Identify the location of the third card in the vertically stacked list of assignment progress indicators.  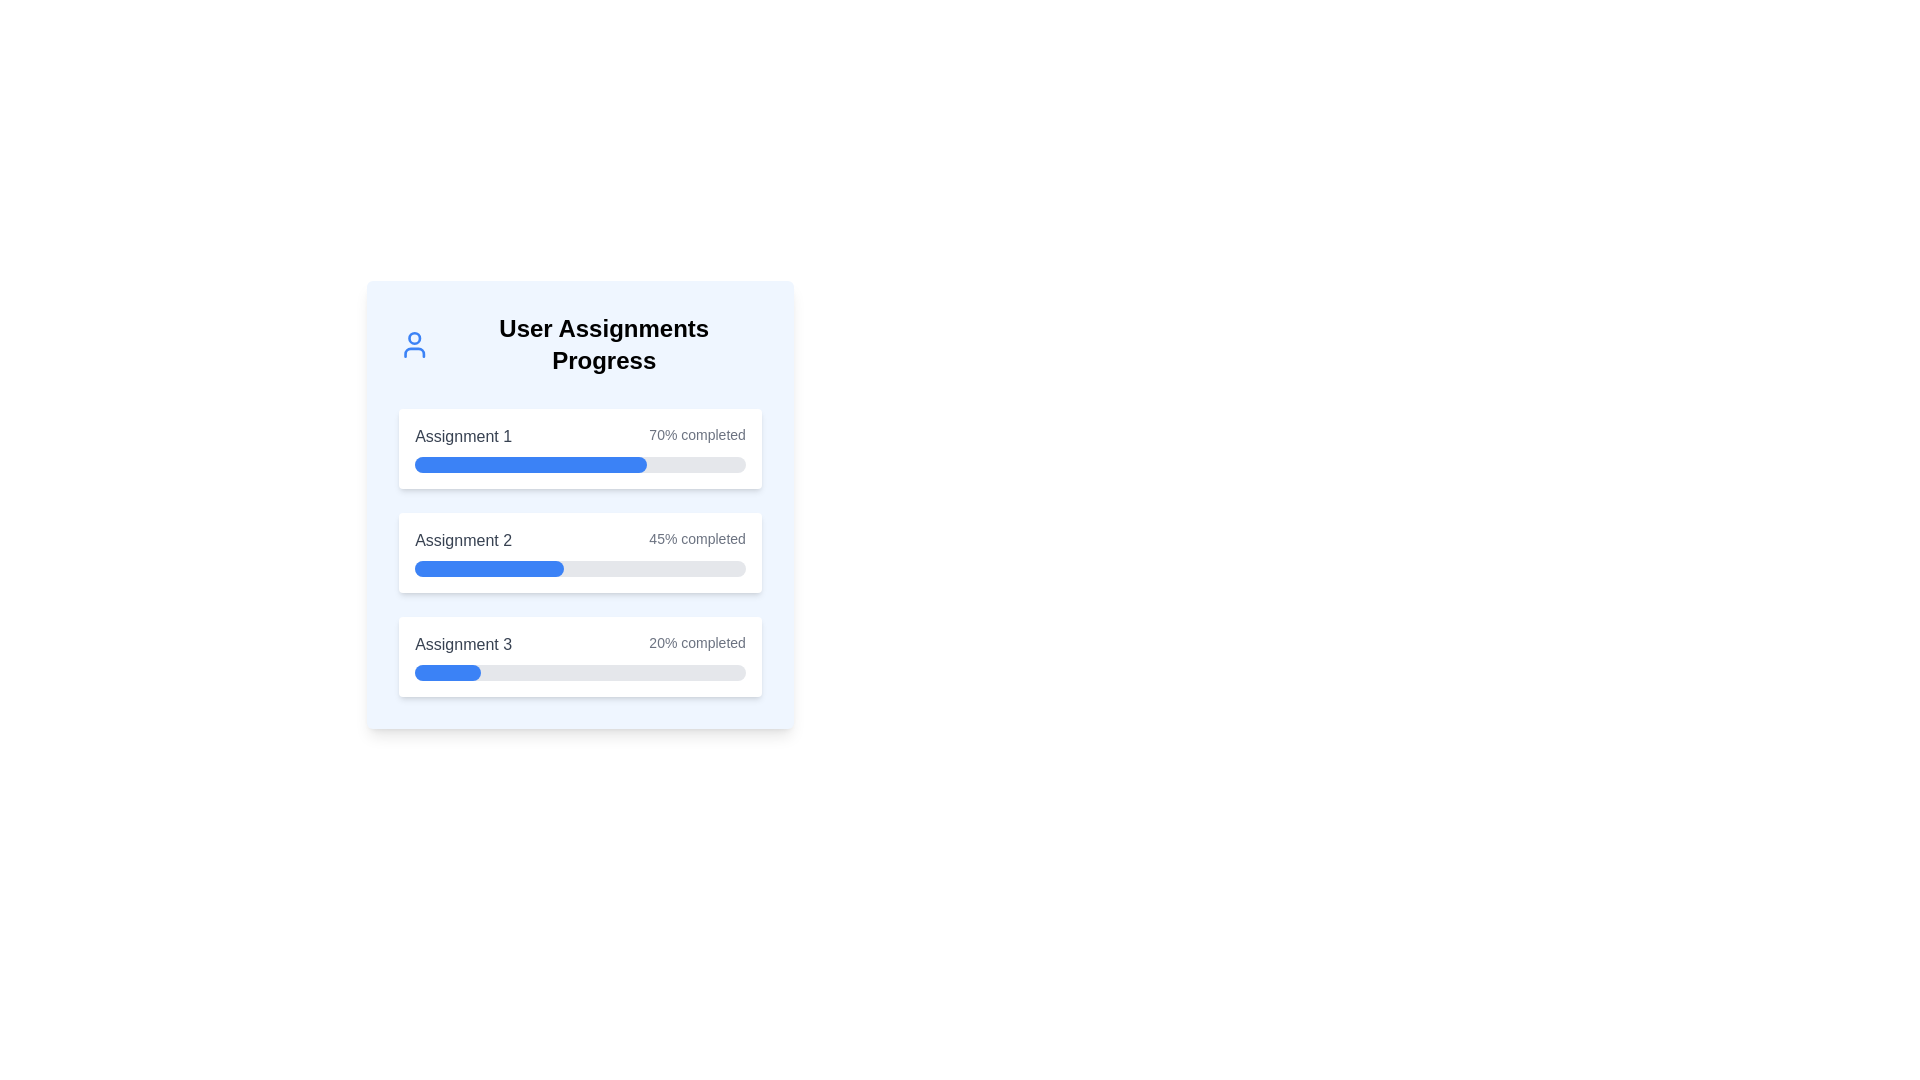
(579, 656).